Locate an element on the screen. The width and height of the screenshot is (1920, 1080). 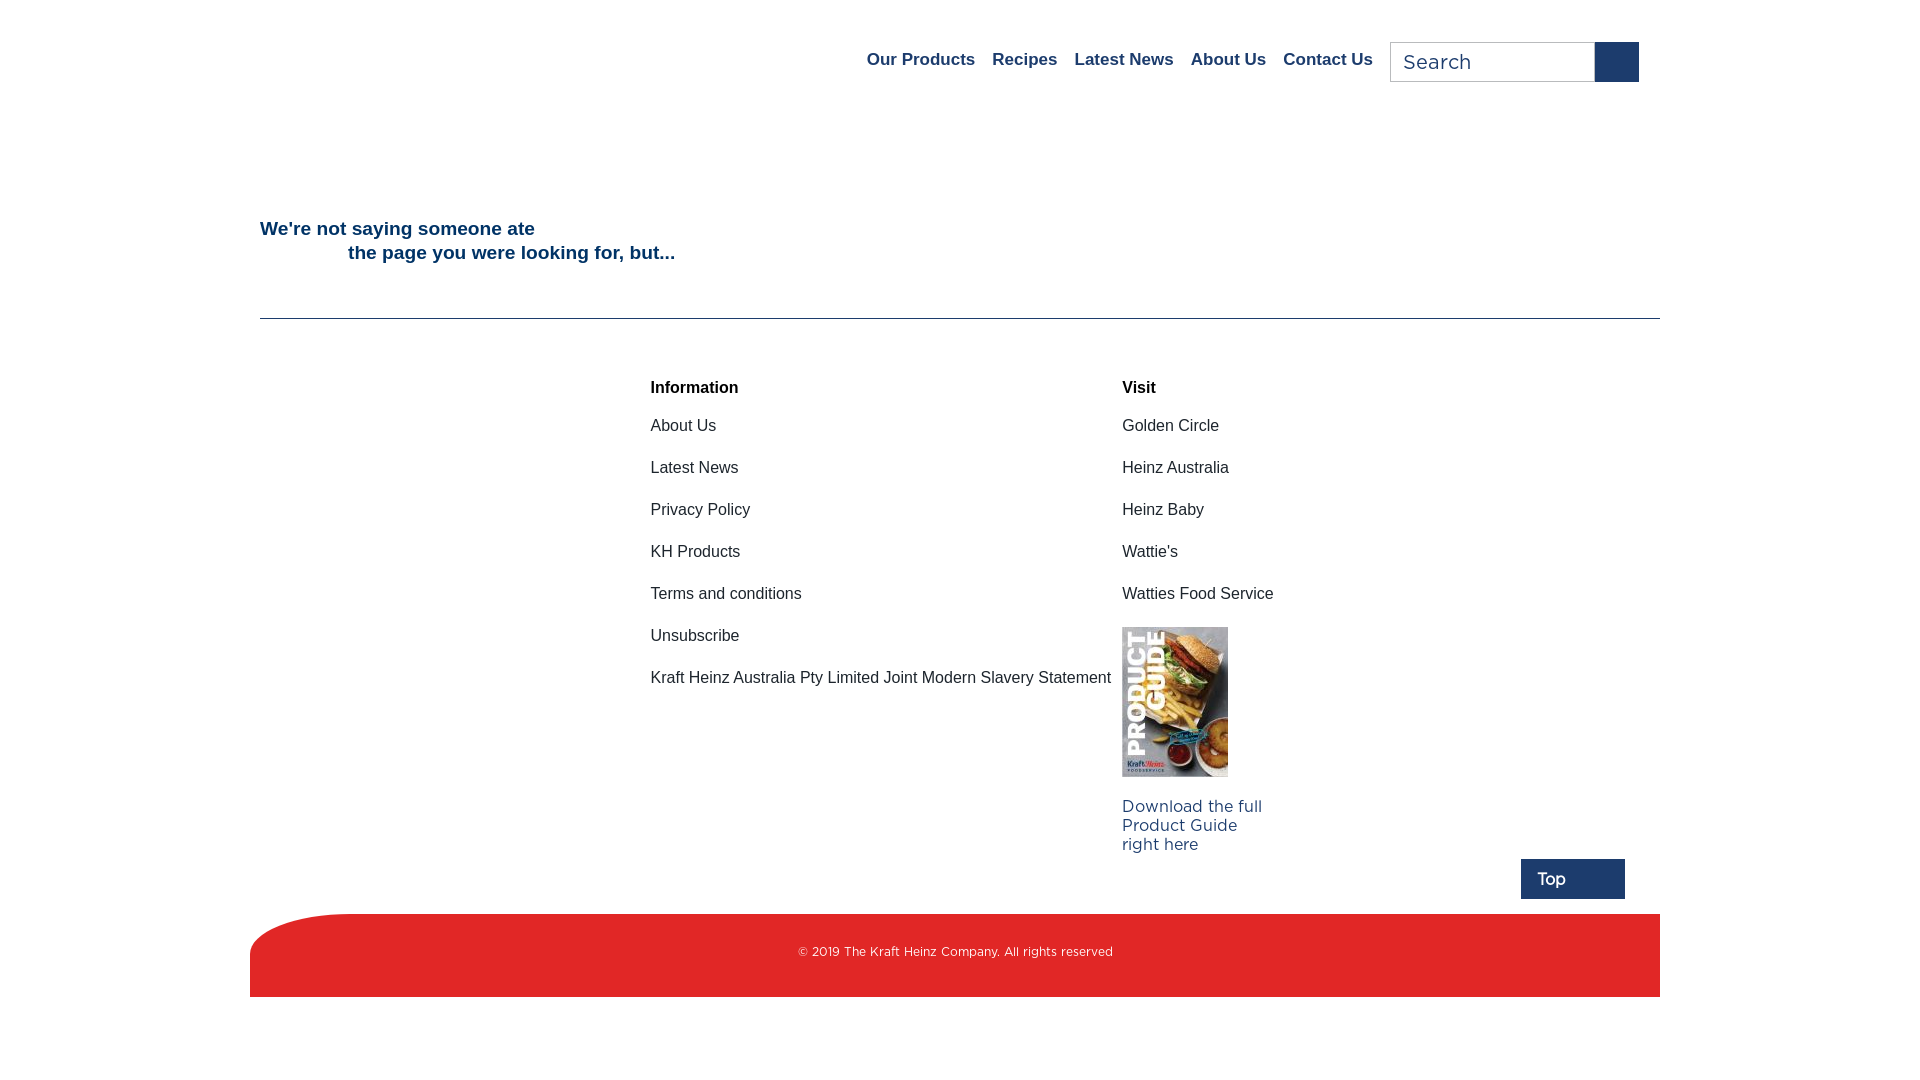
'Watties Food Service' is located at coordinates (1197, 604).